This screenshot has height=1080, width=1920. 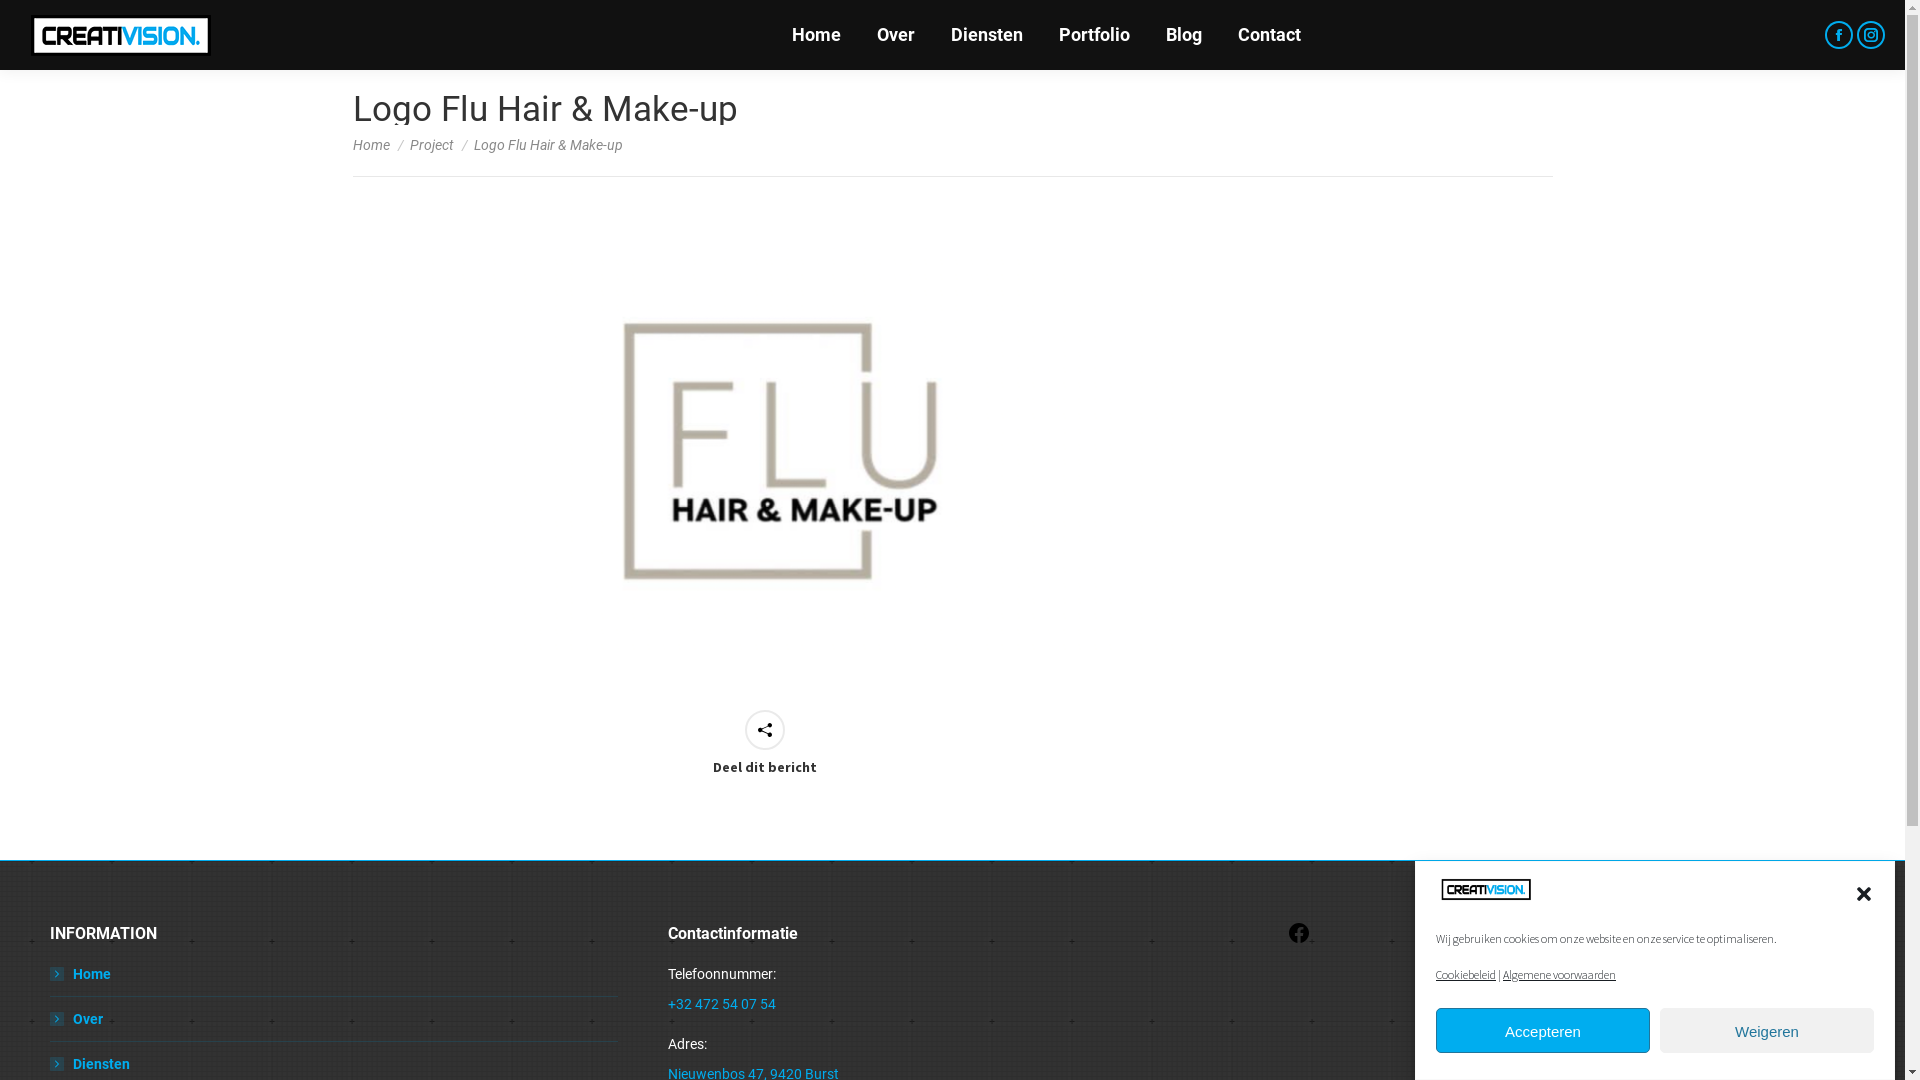 I want to click on 'Instagram page opens in new window', so click(x=1870, y=34).